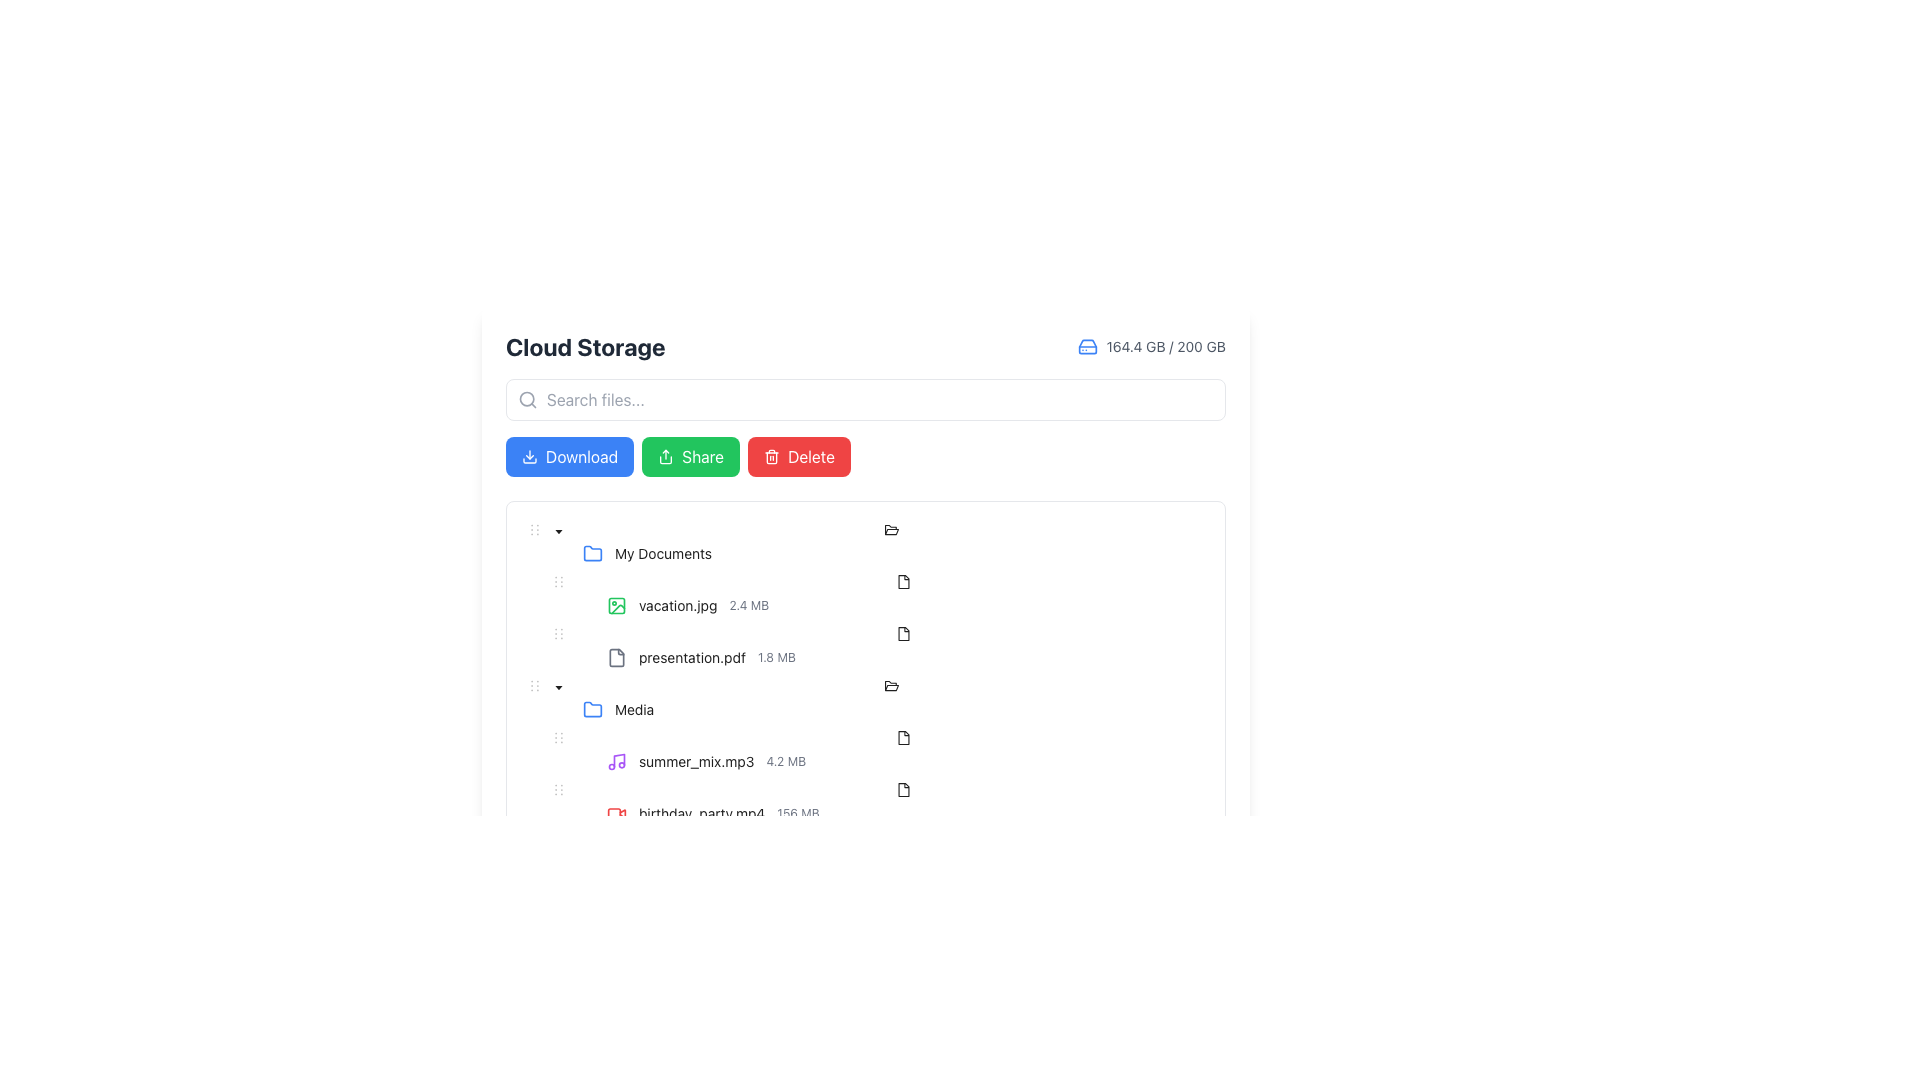 The image size is (1920, 1080). What do you see at coordinates (581, 593) in the screenshot?
I see `the switcher element located to the left of the file thumbnail for 'vacation.jpg 2.4 MB'` at bounding box center [581, 593].